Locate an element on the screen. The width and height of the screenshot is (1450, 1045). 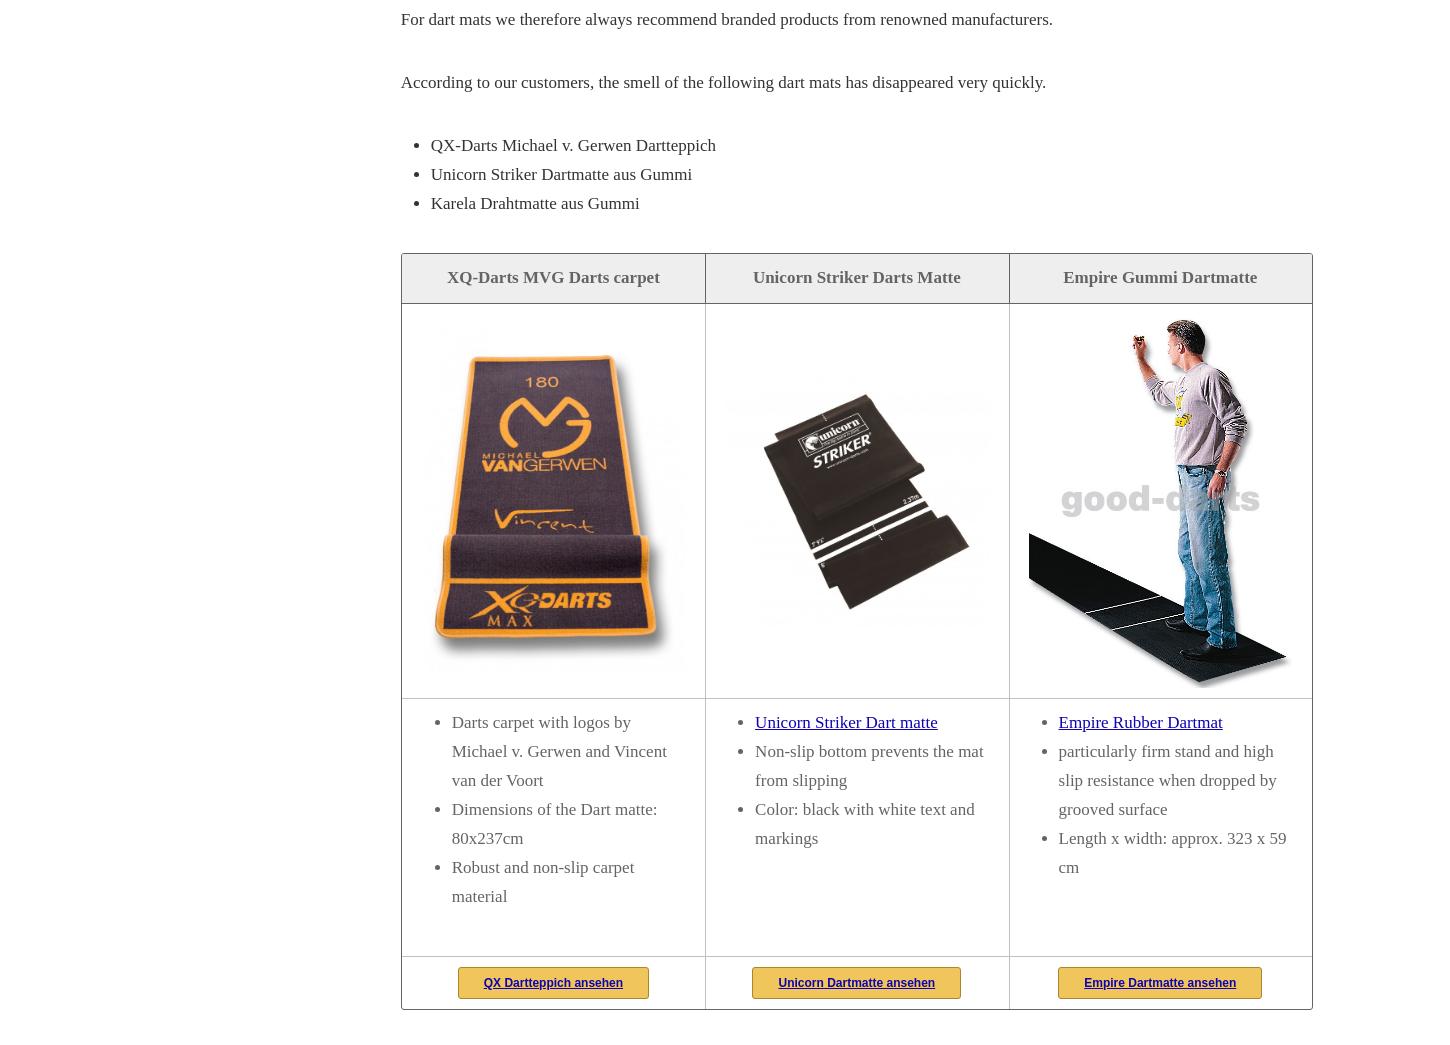
'Karela Drahtmatte aus Gummi' is located at coordinates (534, 202).